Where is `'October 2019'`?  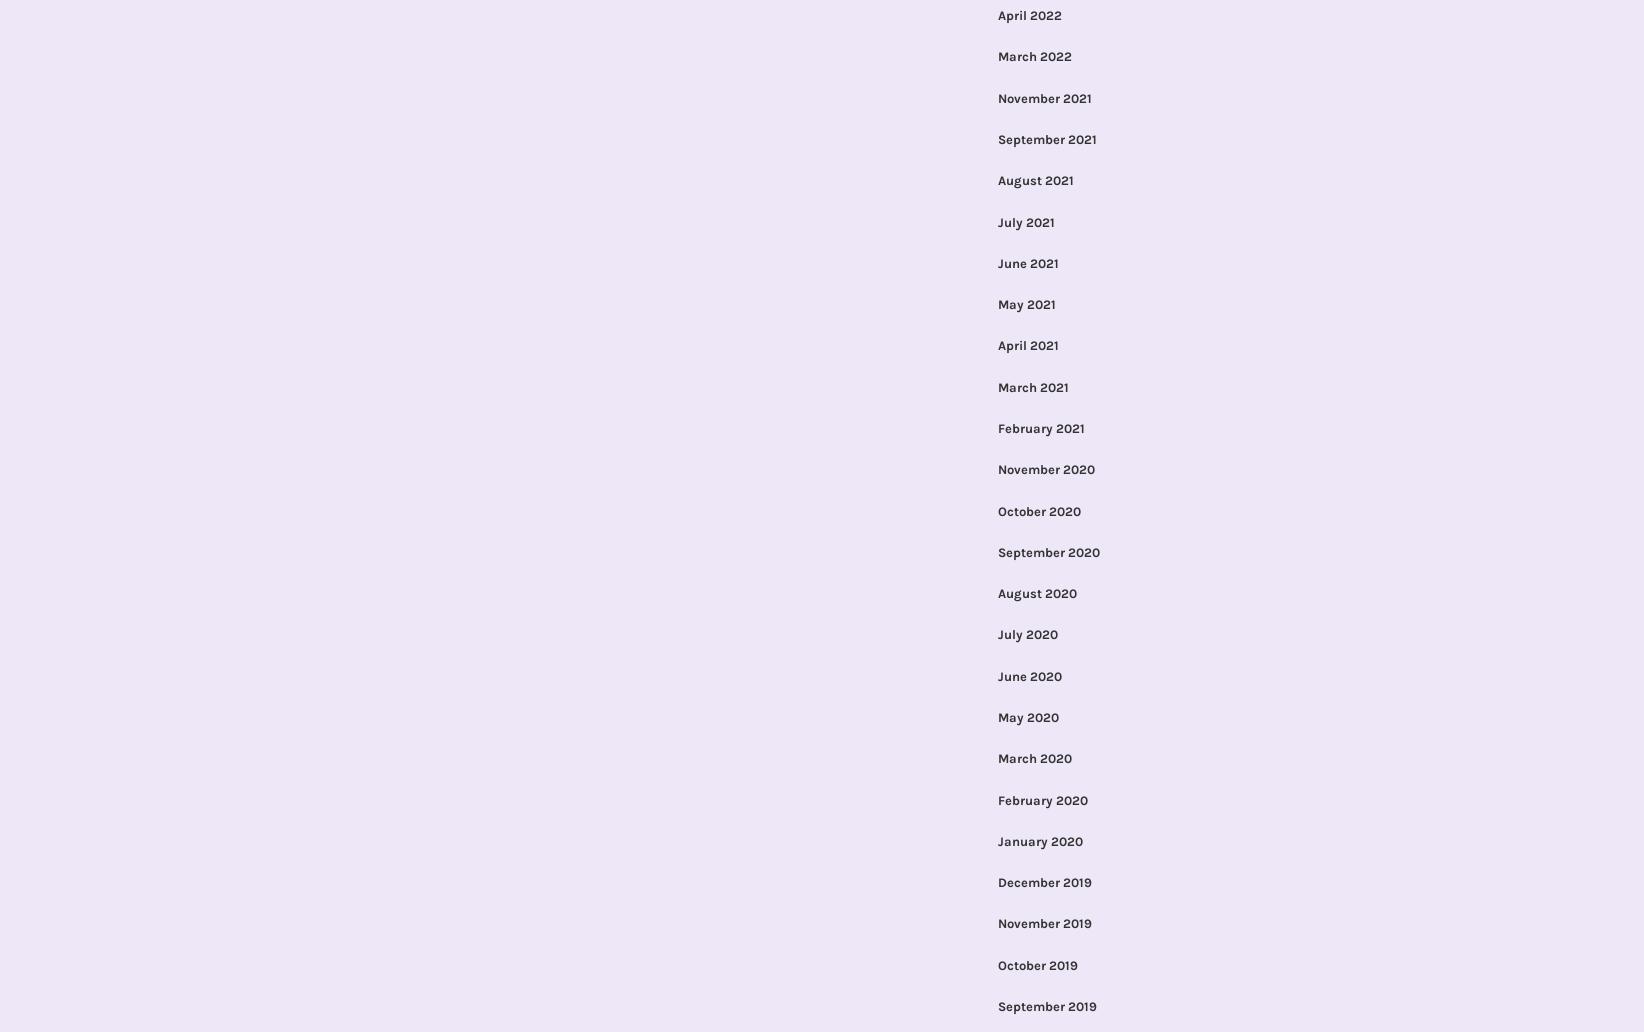
'October 2019' is located at coordinates (1037, 963).